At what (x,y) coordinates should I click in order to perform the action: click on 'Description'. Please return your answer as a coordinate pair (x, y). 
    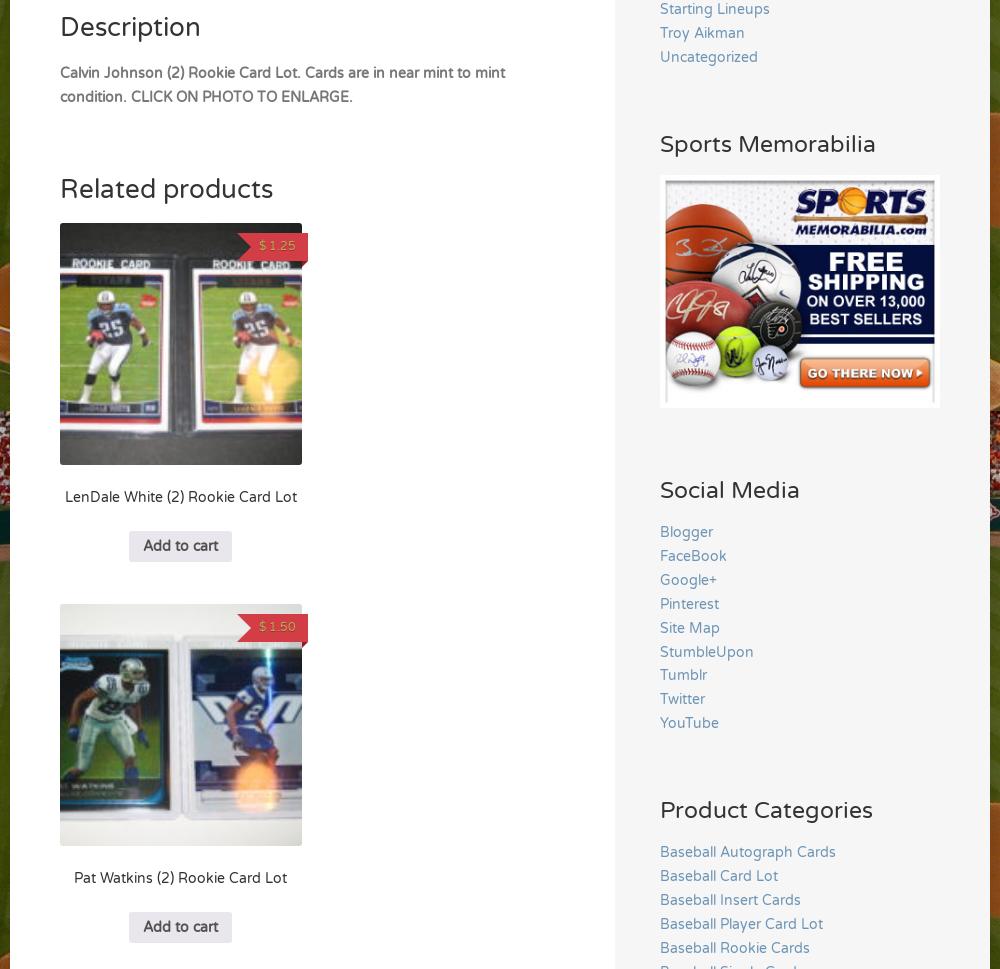
    Looking at the image, I should click on (130, 27).